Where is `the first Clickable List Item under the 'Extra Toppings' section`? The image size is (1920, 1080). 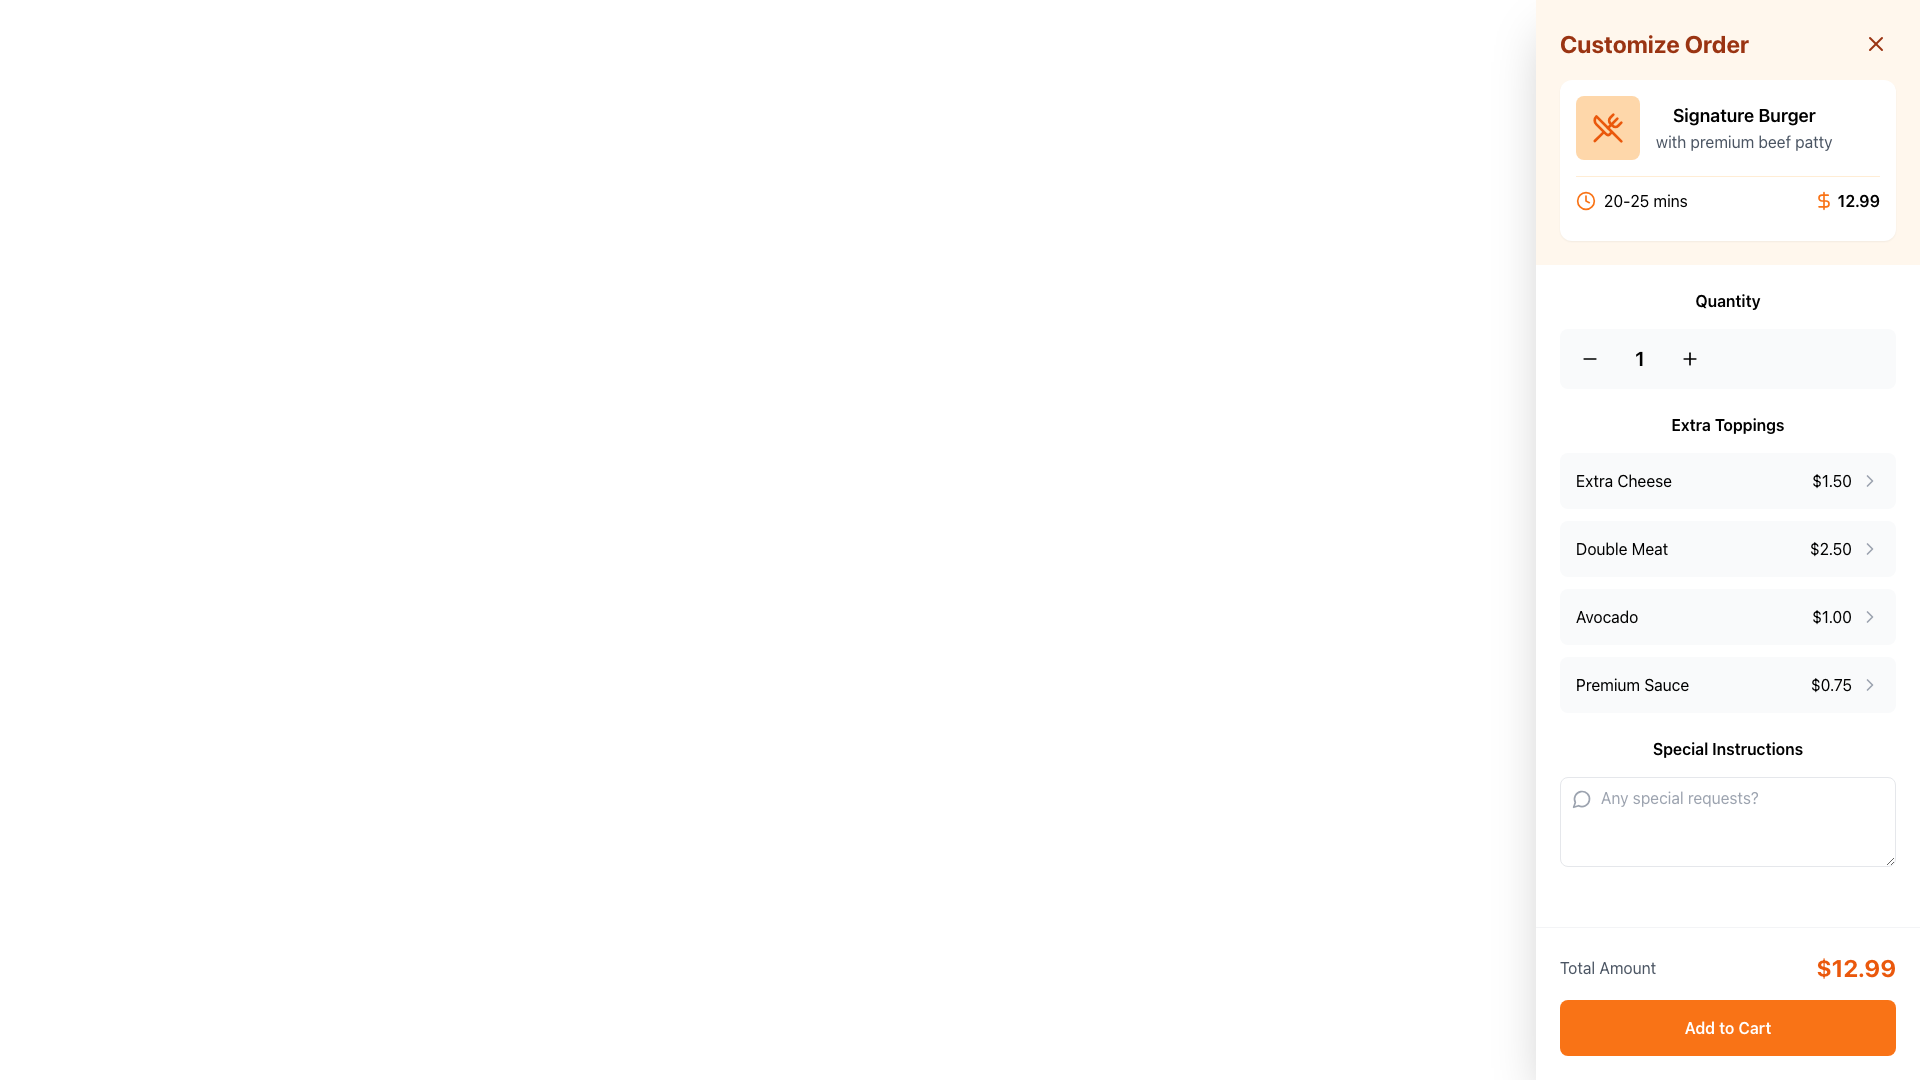
the first Clickable List Item under the 'Extra Toppings' section is located at coordinates (1727, 481).